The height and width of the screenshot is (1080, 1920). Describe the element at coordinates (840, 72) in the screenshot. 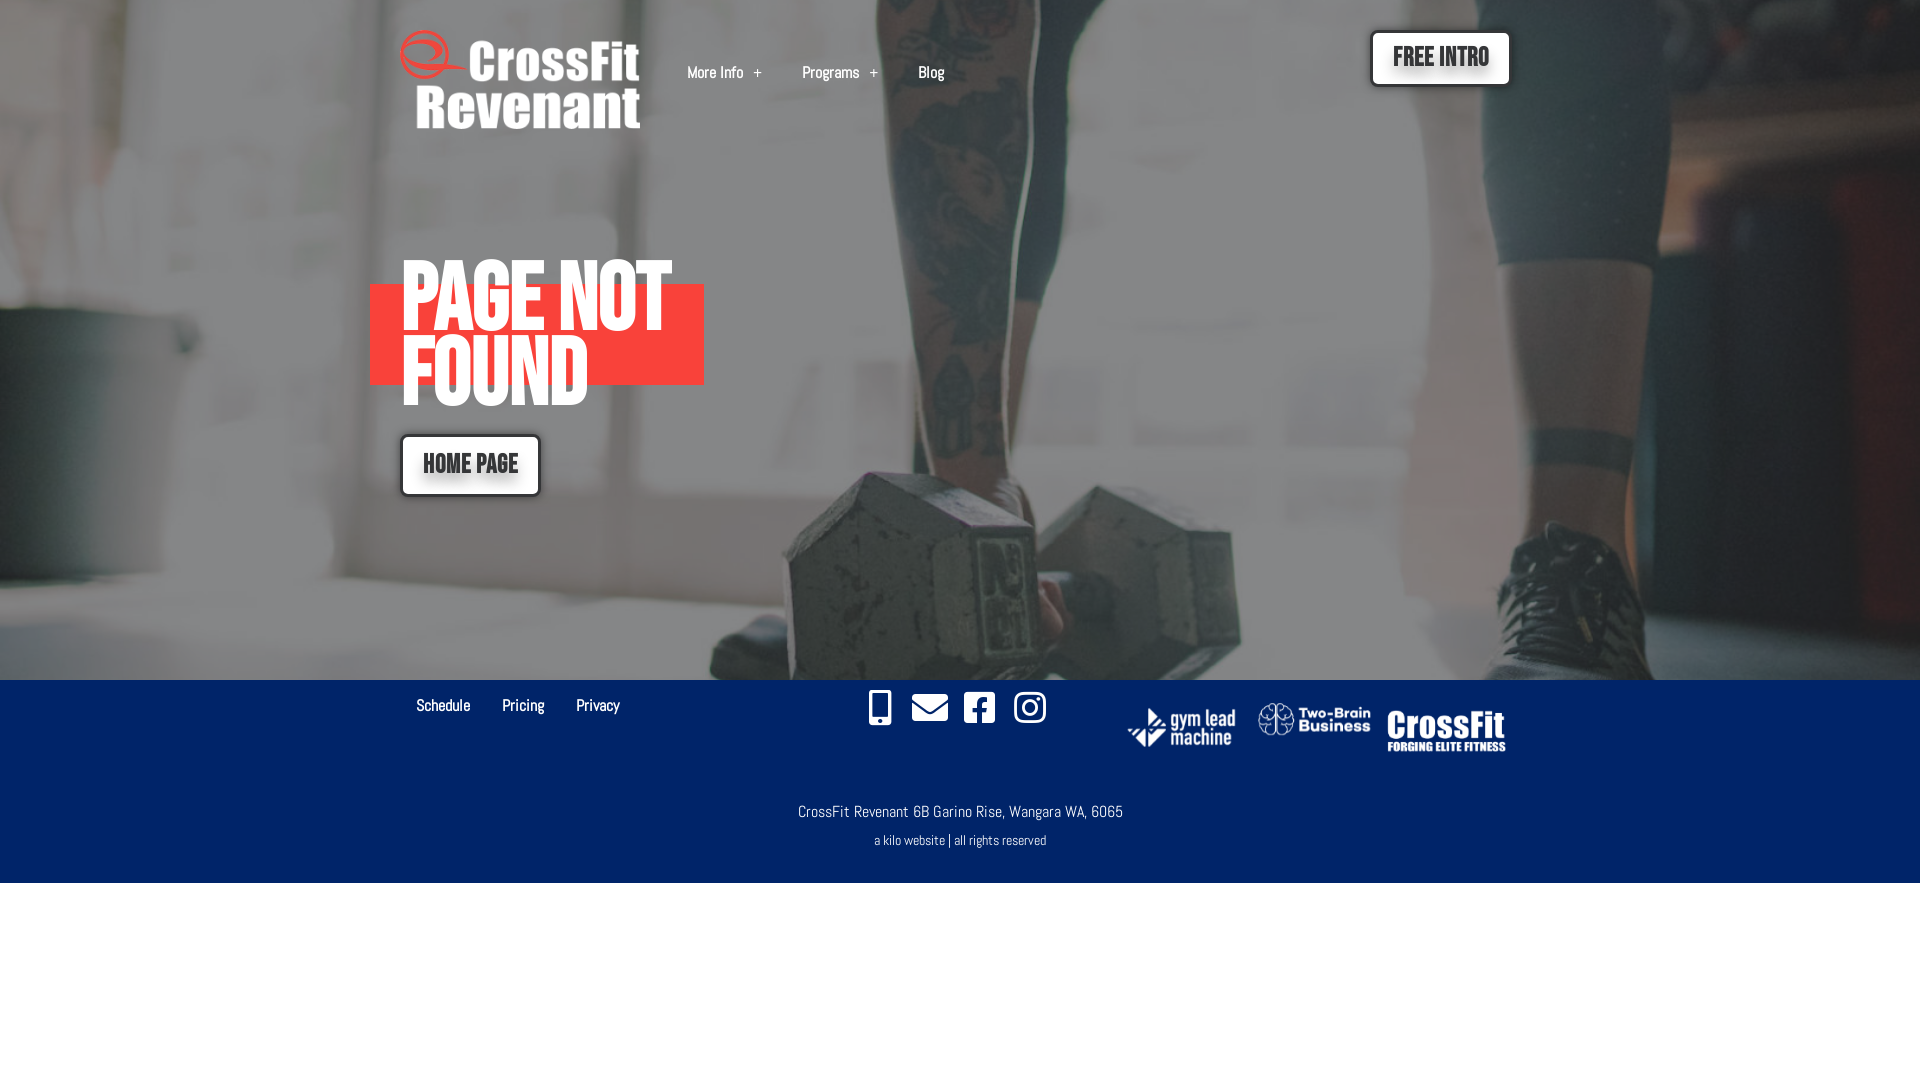

I see `'Programs'` at that location.